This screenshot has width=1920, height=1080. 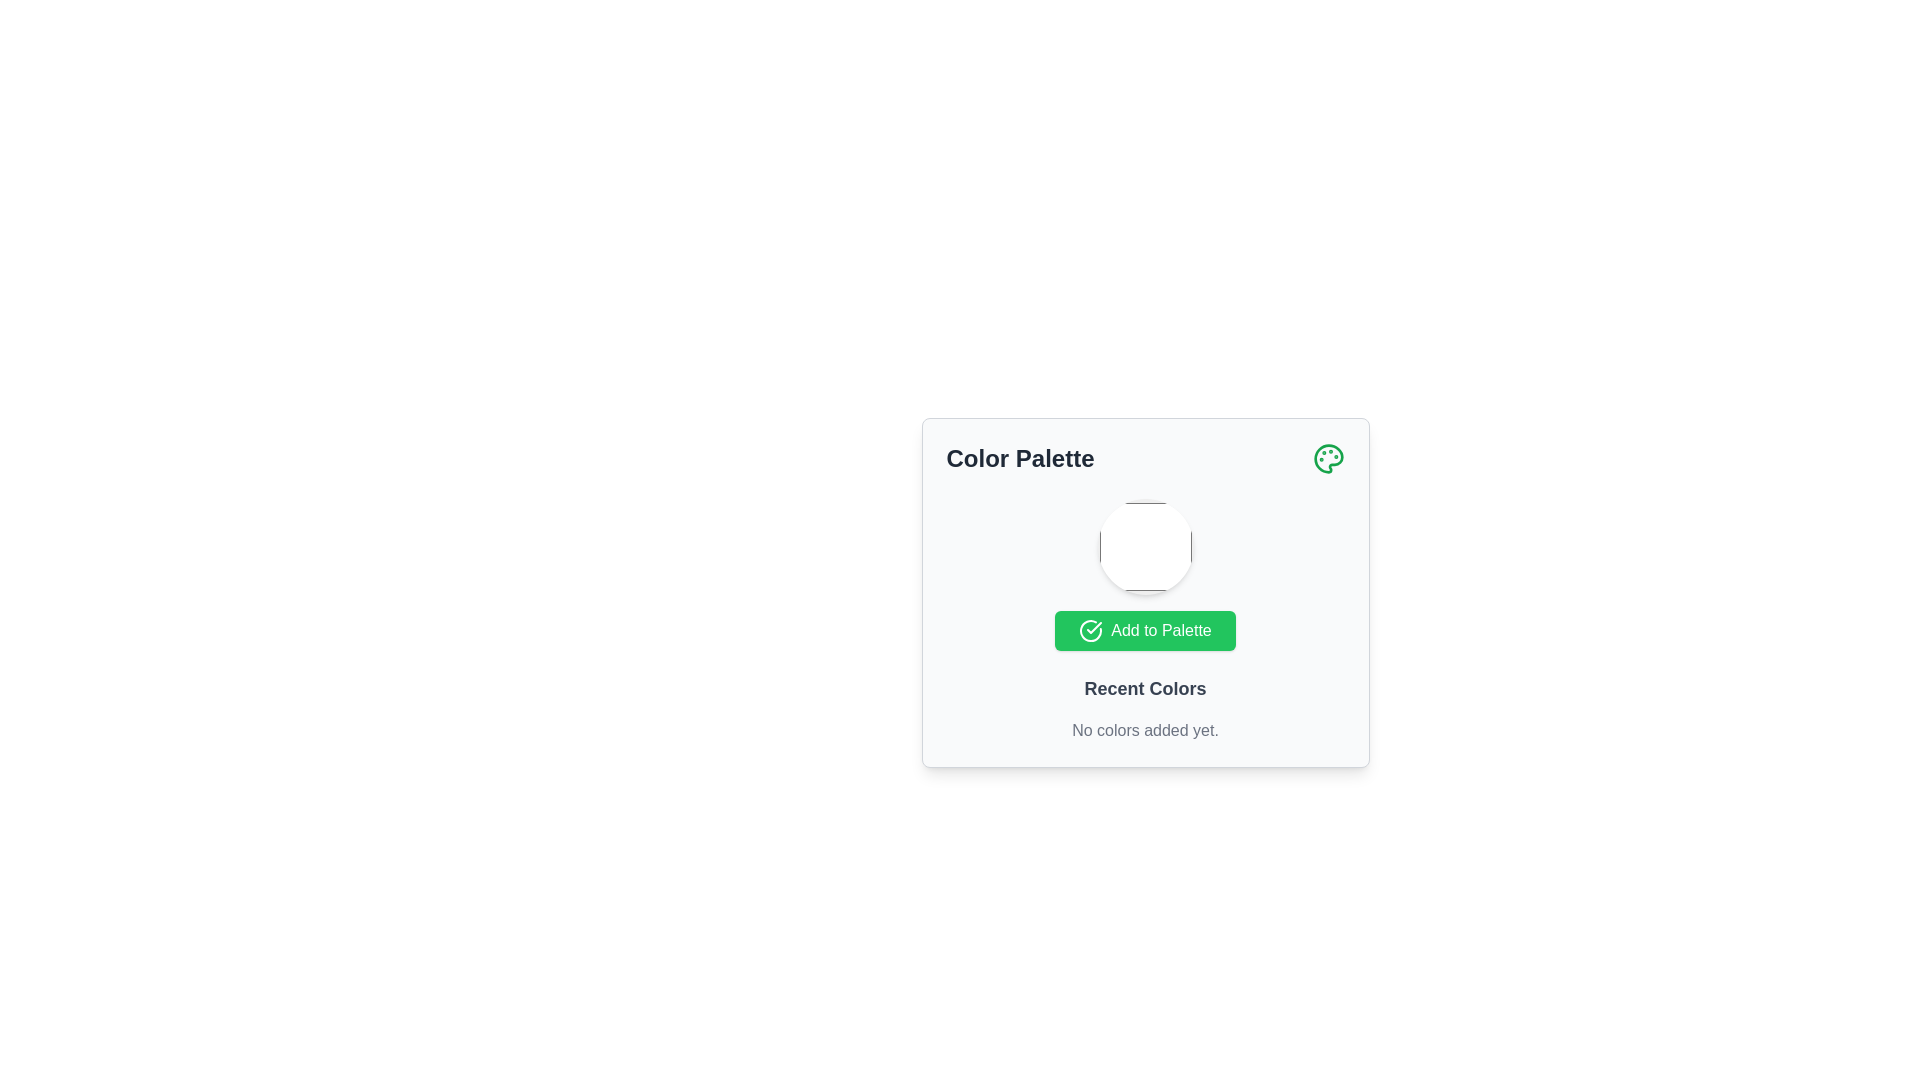 What do you see at coordinates (1145, 547) in the screenshot?
I see `the white circular button located at the center of the 'Color Palette' section` at bounding box center [1145, 547].